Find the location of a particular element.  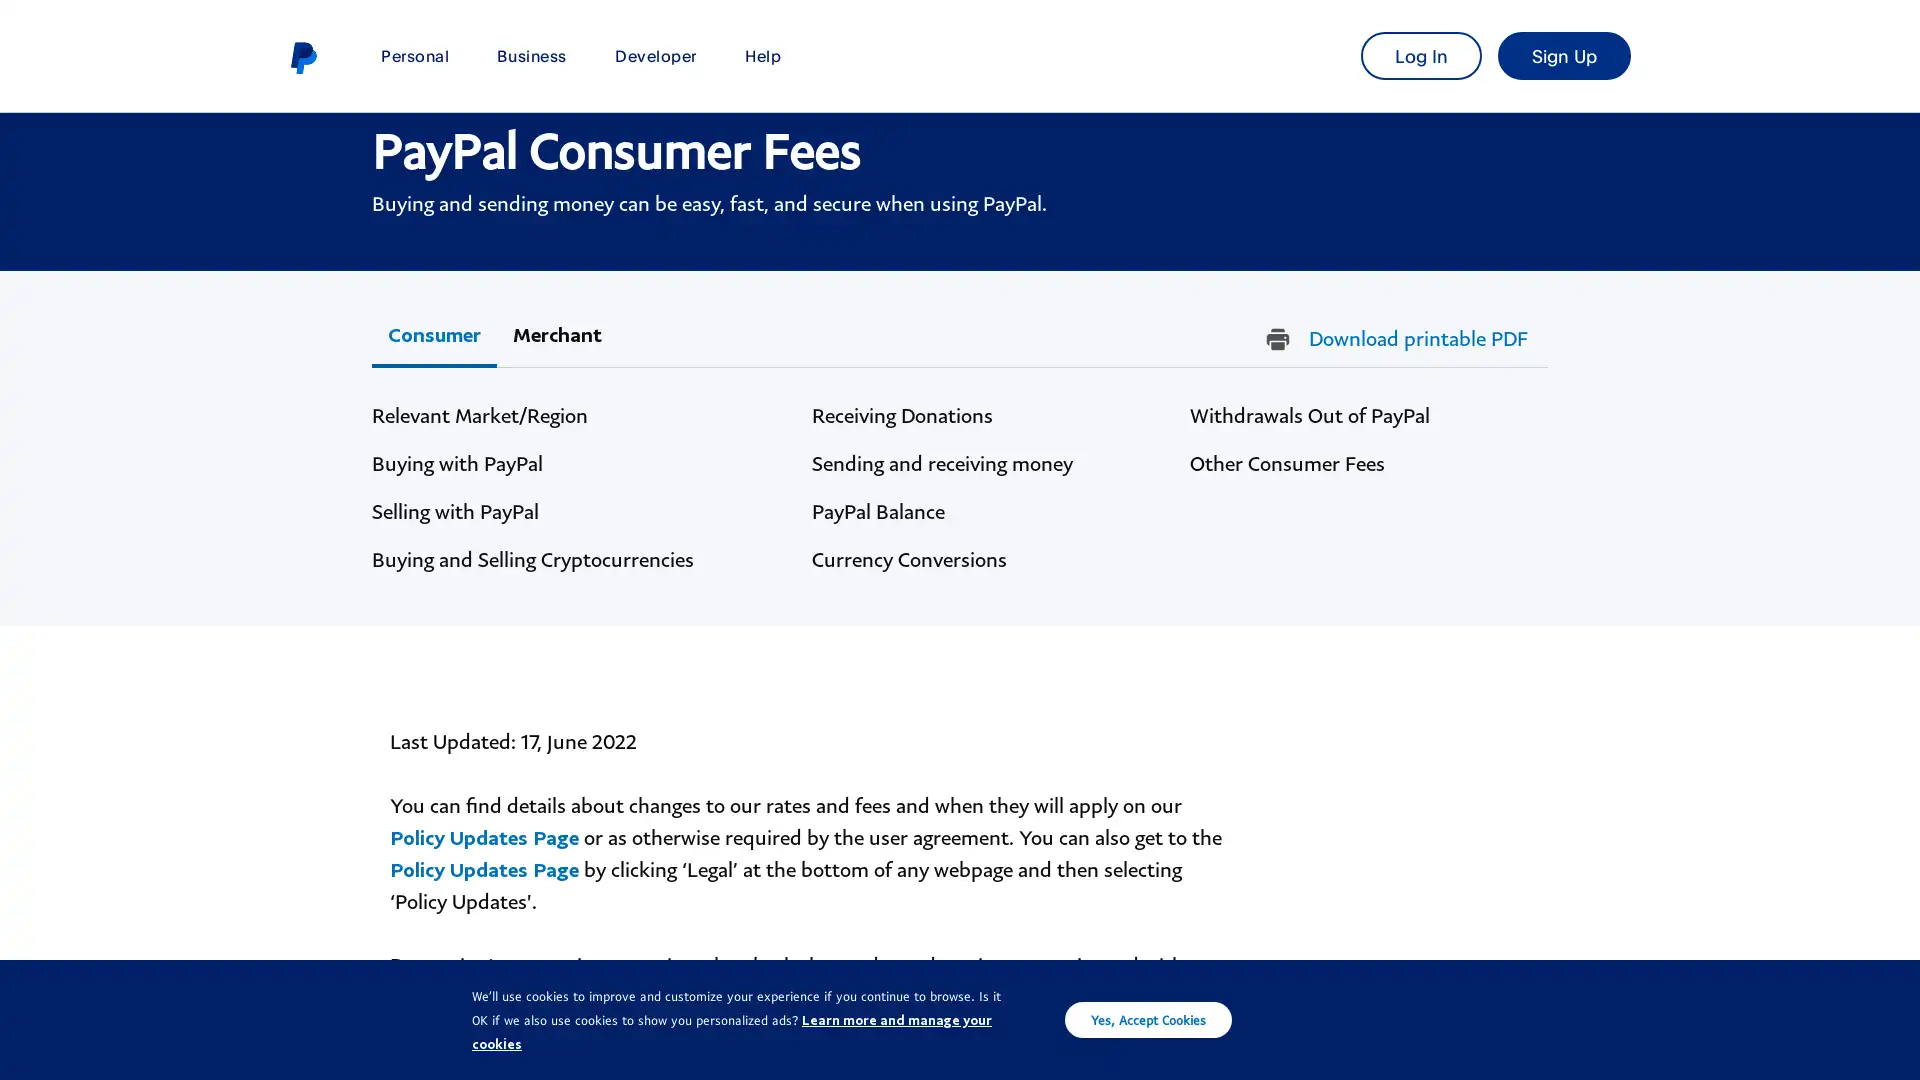

Merchant is located at coordinates (557, 334).